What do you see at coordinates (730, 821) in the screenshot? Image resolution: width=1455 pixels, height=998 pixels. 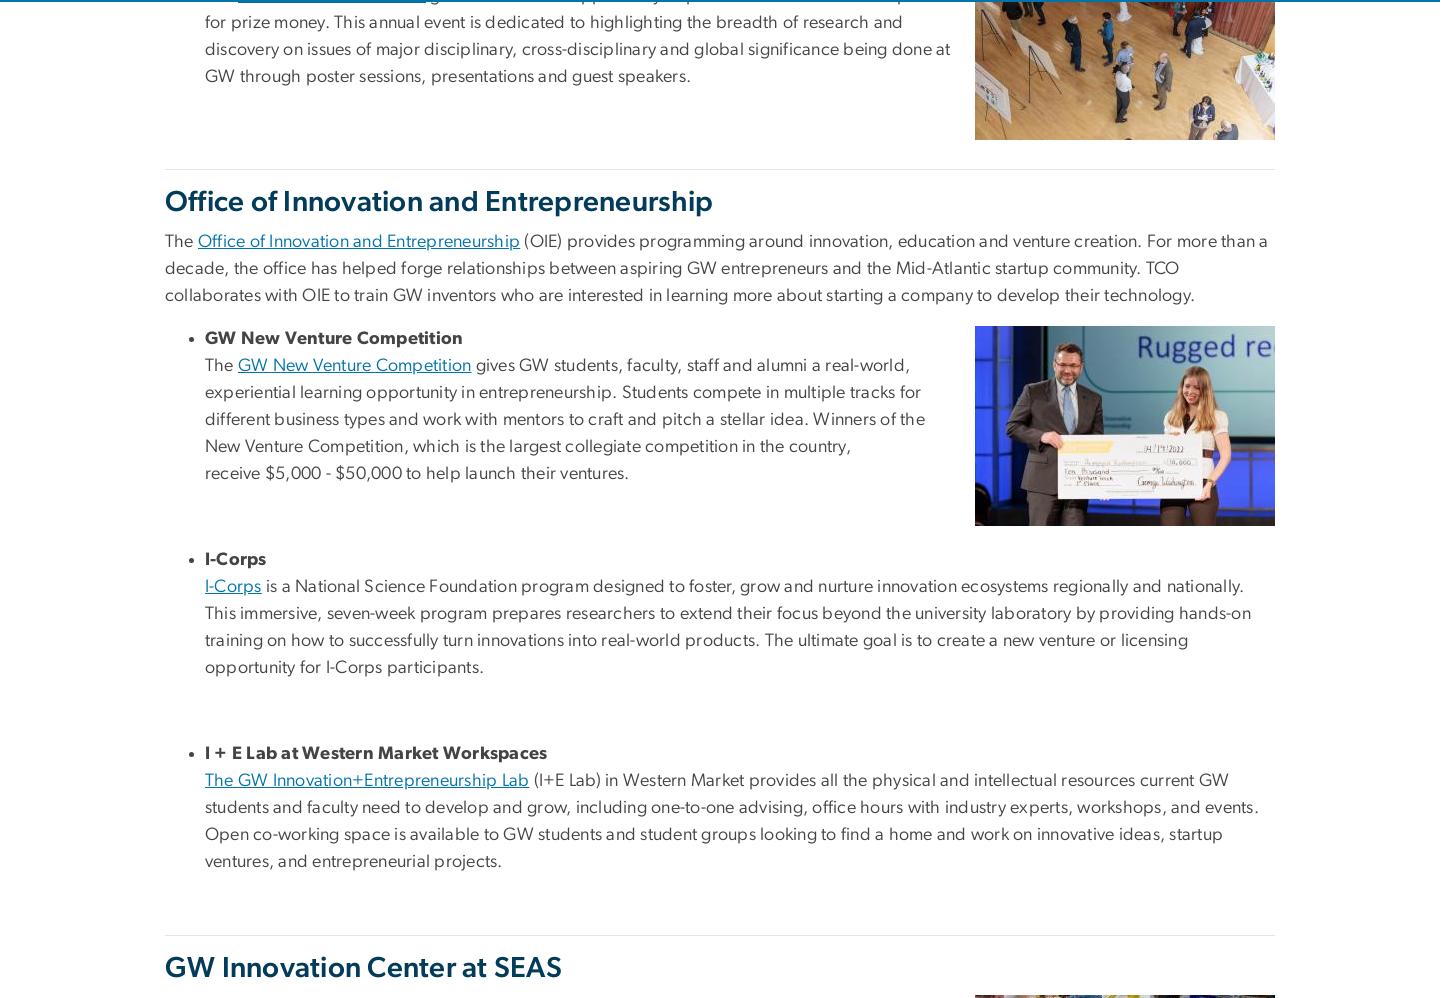 I see `'(I+E Lab) in Western Market provides all the physical and intellectual resources current GW students and faculty need to develop and grow, including one-to-one advising, office hours with industry experts, workshops, and events. Open co-working space is available to GW students and student groups looking to find a home and work on innovative ideas, startup ventures, and entrepreneurial projects.'` at bounding box center [730, 821].